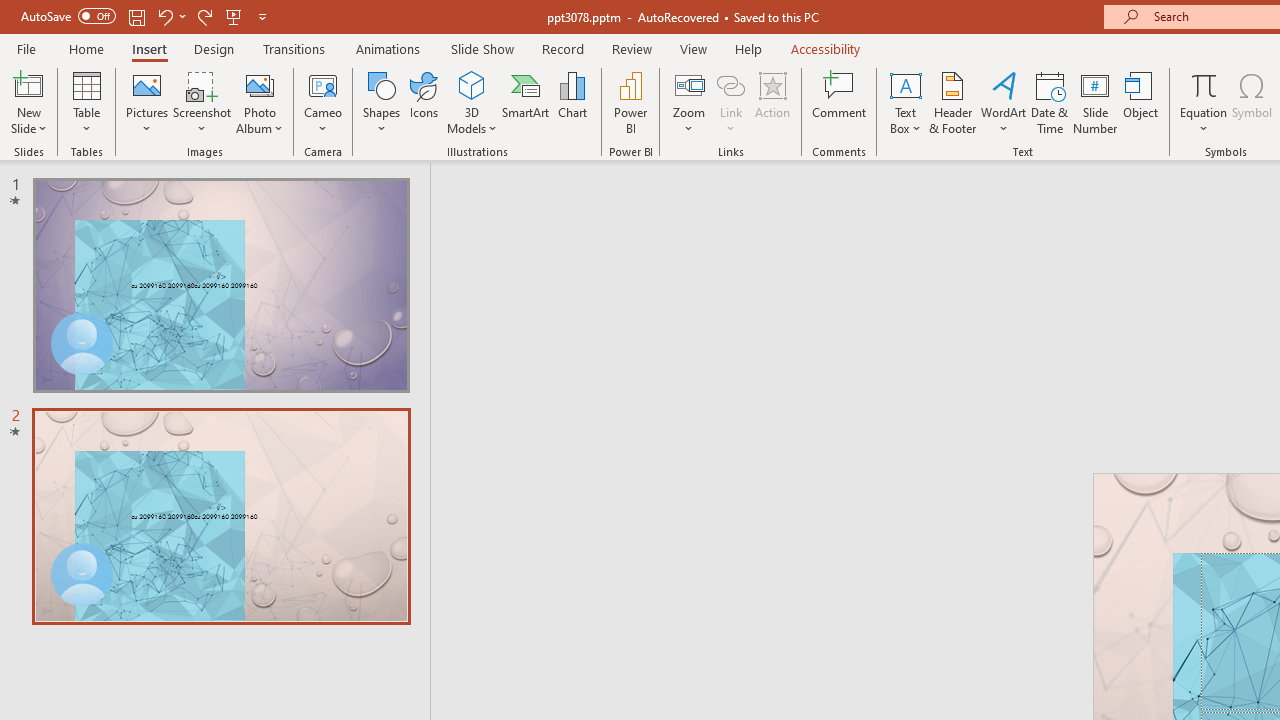 This screenshot has width=1280, height=720. Describe the element at coordinates (1004, 103) in the screenshot. I see `'WordArt'` at that location.